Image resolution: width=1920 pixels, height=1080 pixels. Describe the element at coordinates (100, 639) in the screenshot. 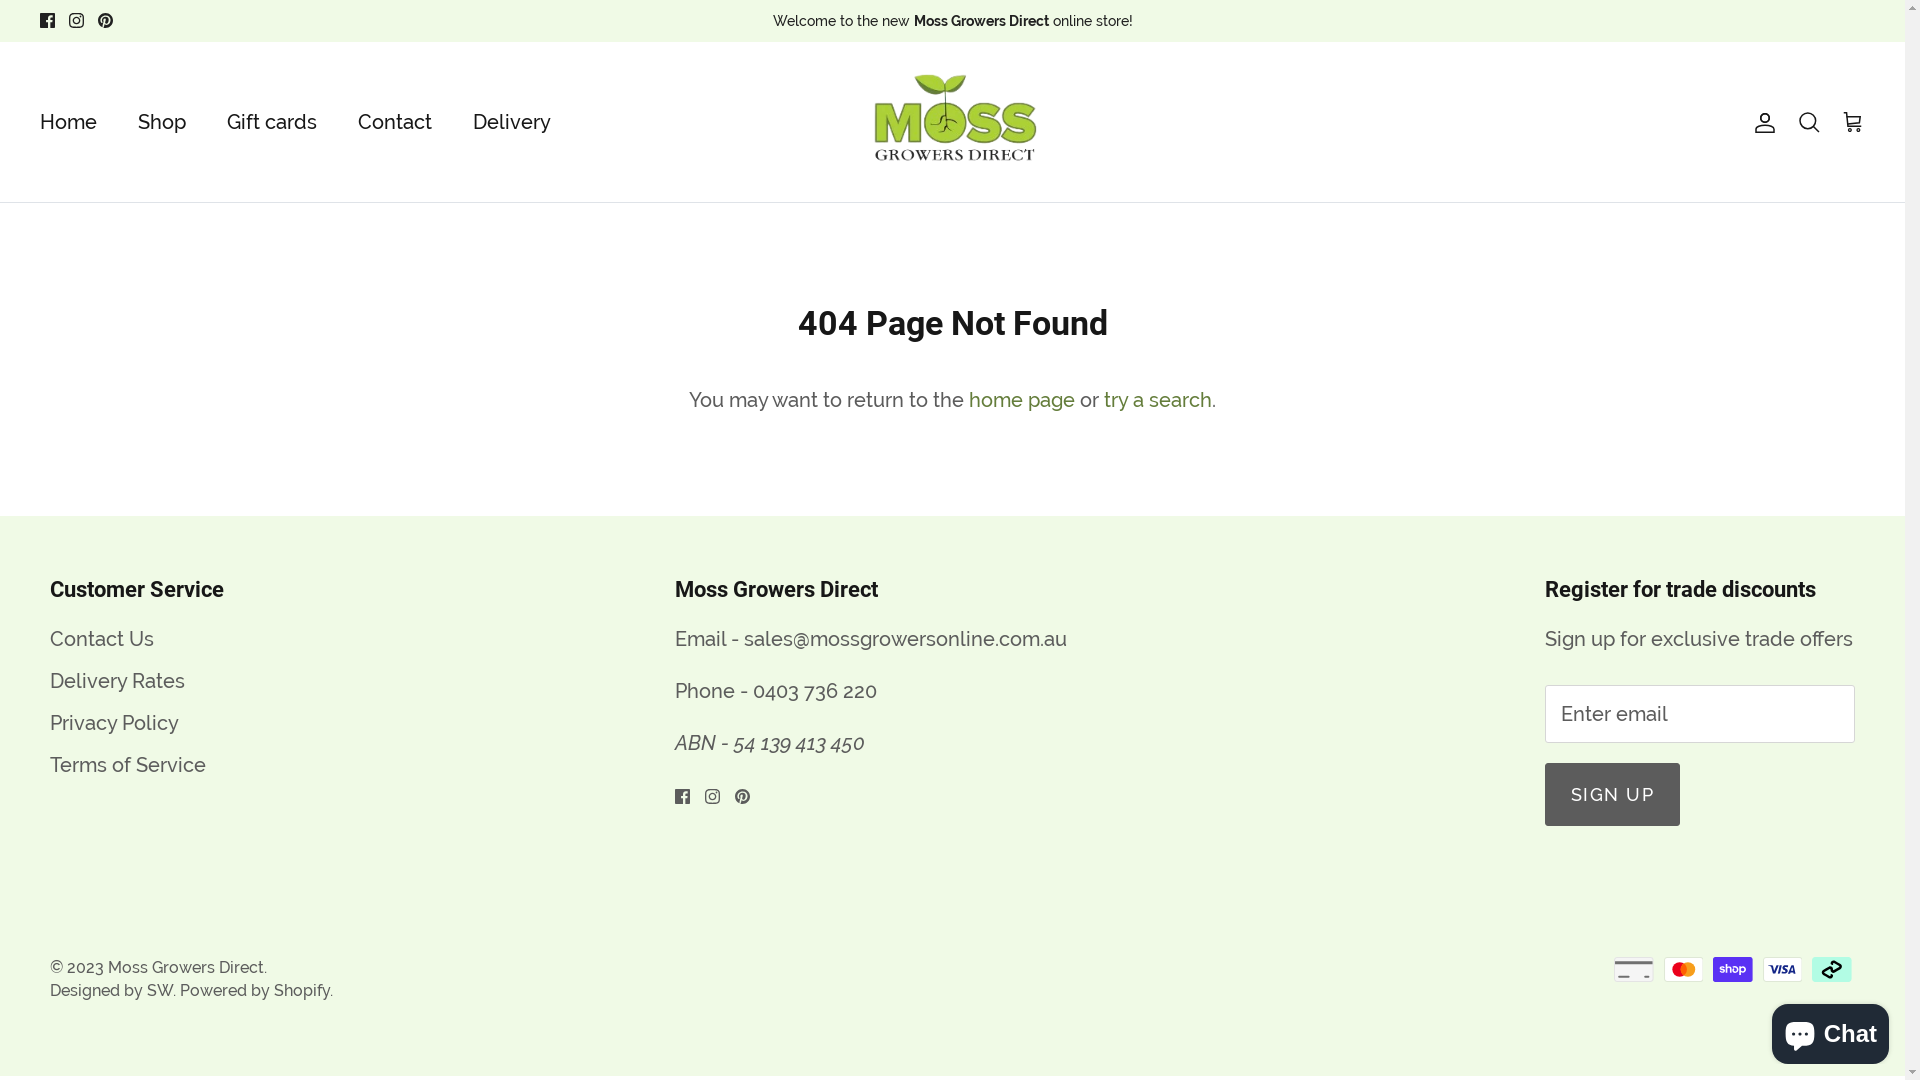

I see `'Contact Us'` at that location.